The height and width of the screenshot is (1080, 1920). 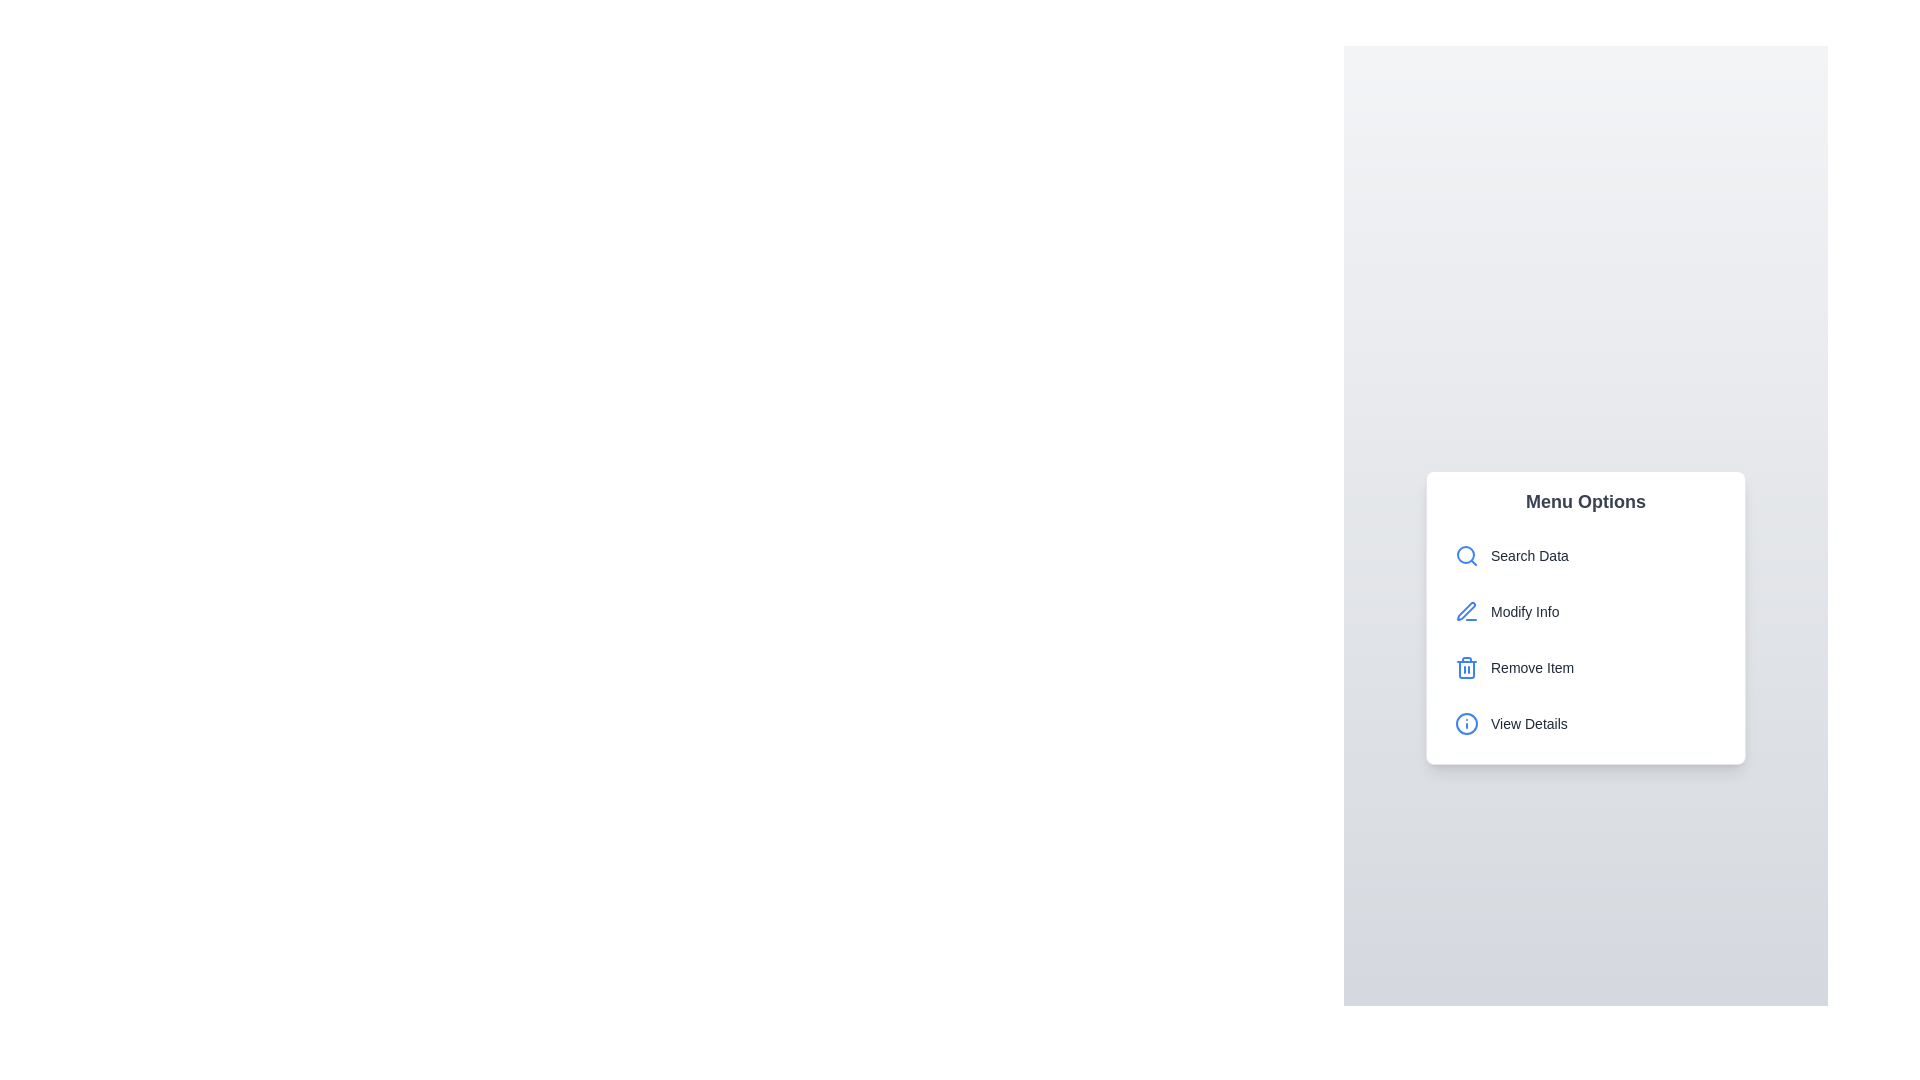 What do you see at coordinates (1467, 667) in the screenshot?
I see `the 'Remove Item' icon, which symbolizes a deletion action` at bounding box center [1467, 667].